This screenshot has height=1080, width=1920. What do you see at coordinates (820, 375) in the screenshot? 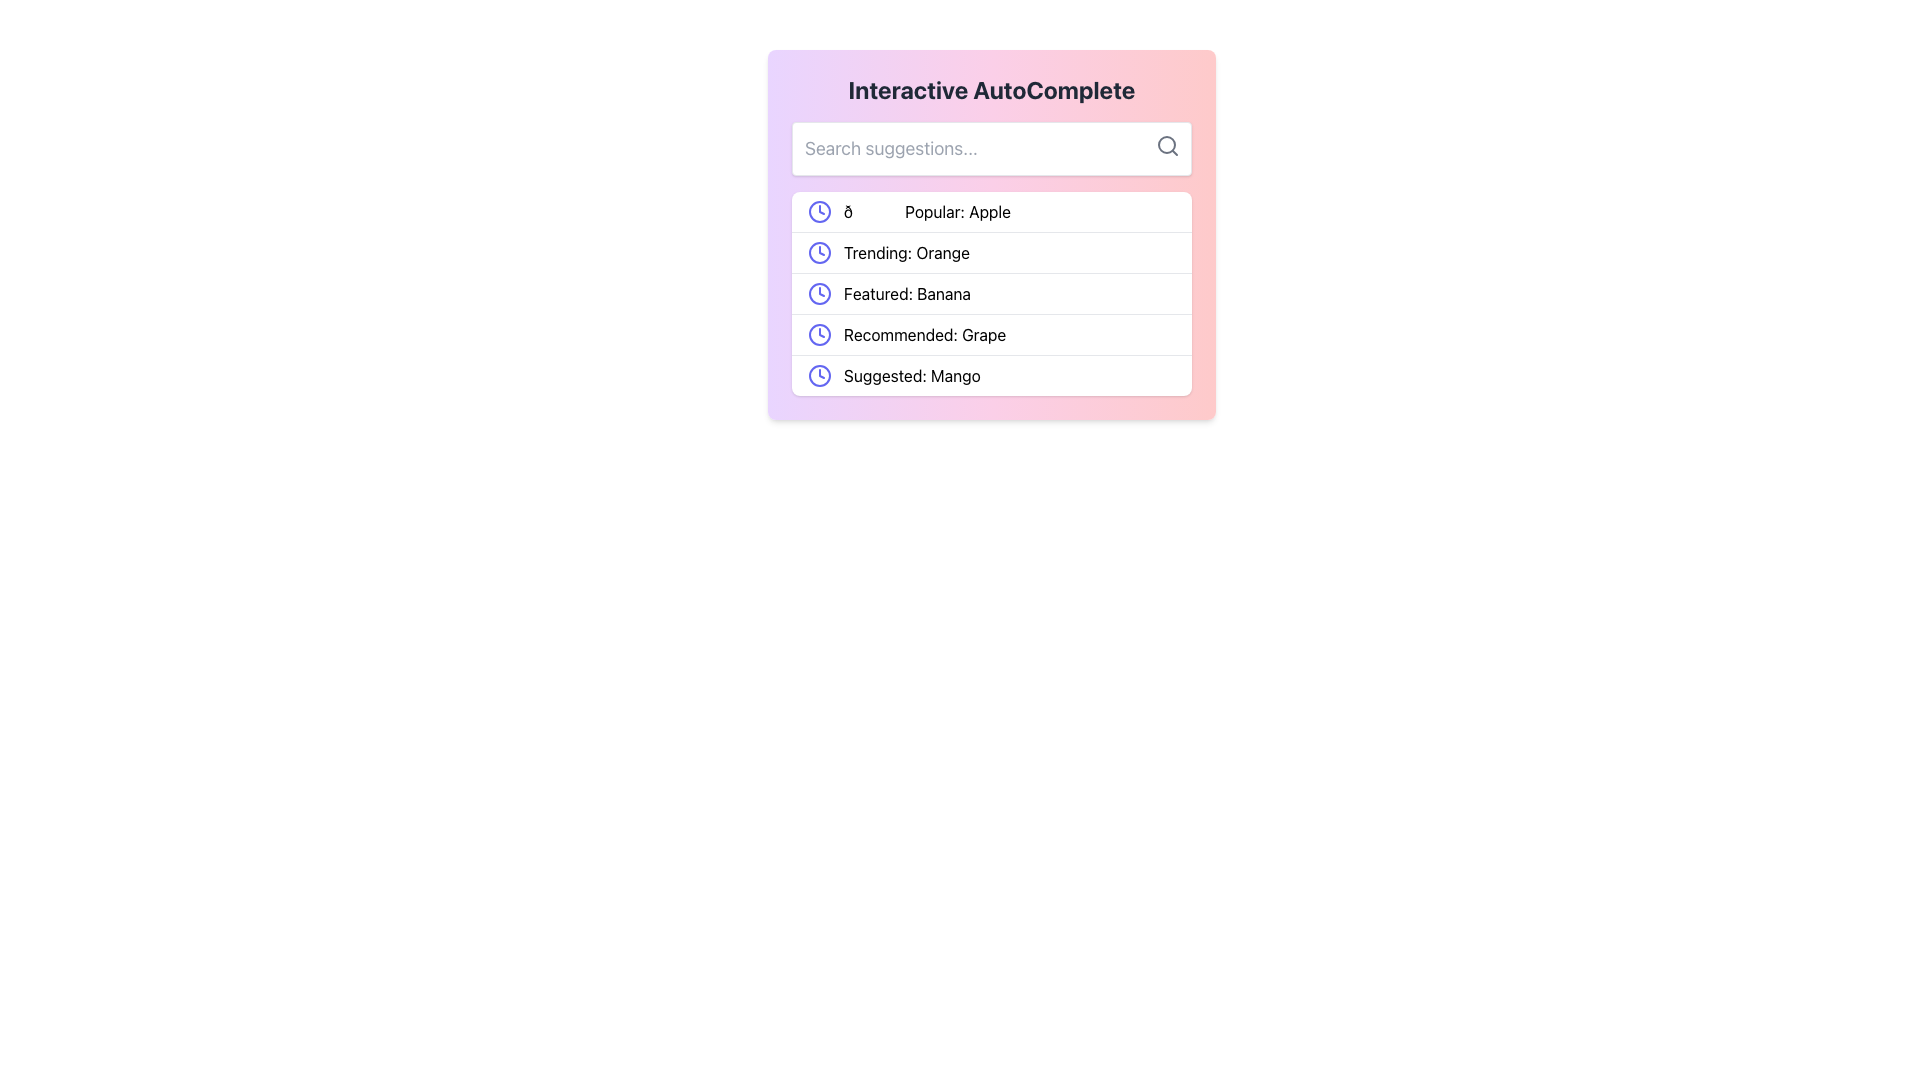
I see `the clock-shaped icon in the 'Suggested: Mango' entry, the fifth item in the vertical list under the 'Interactive AutoComplete' component` at bounding box center [820, 375].